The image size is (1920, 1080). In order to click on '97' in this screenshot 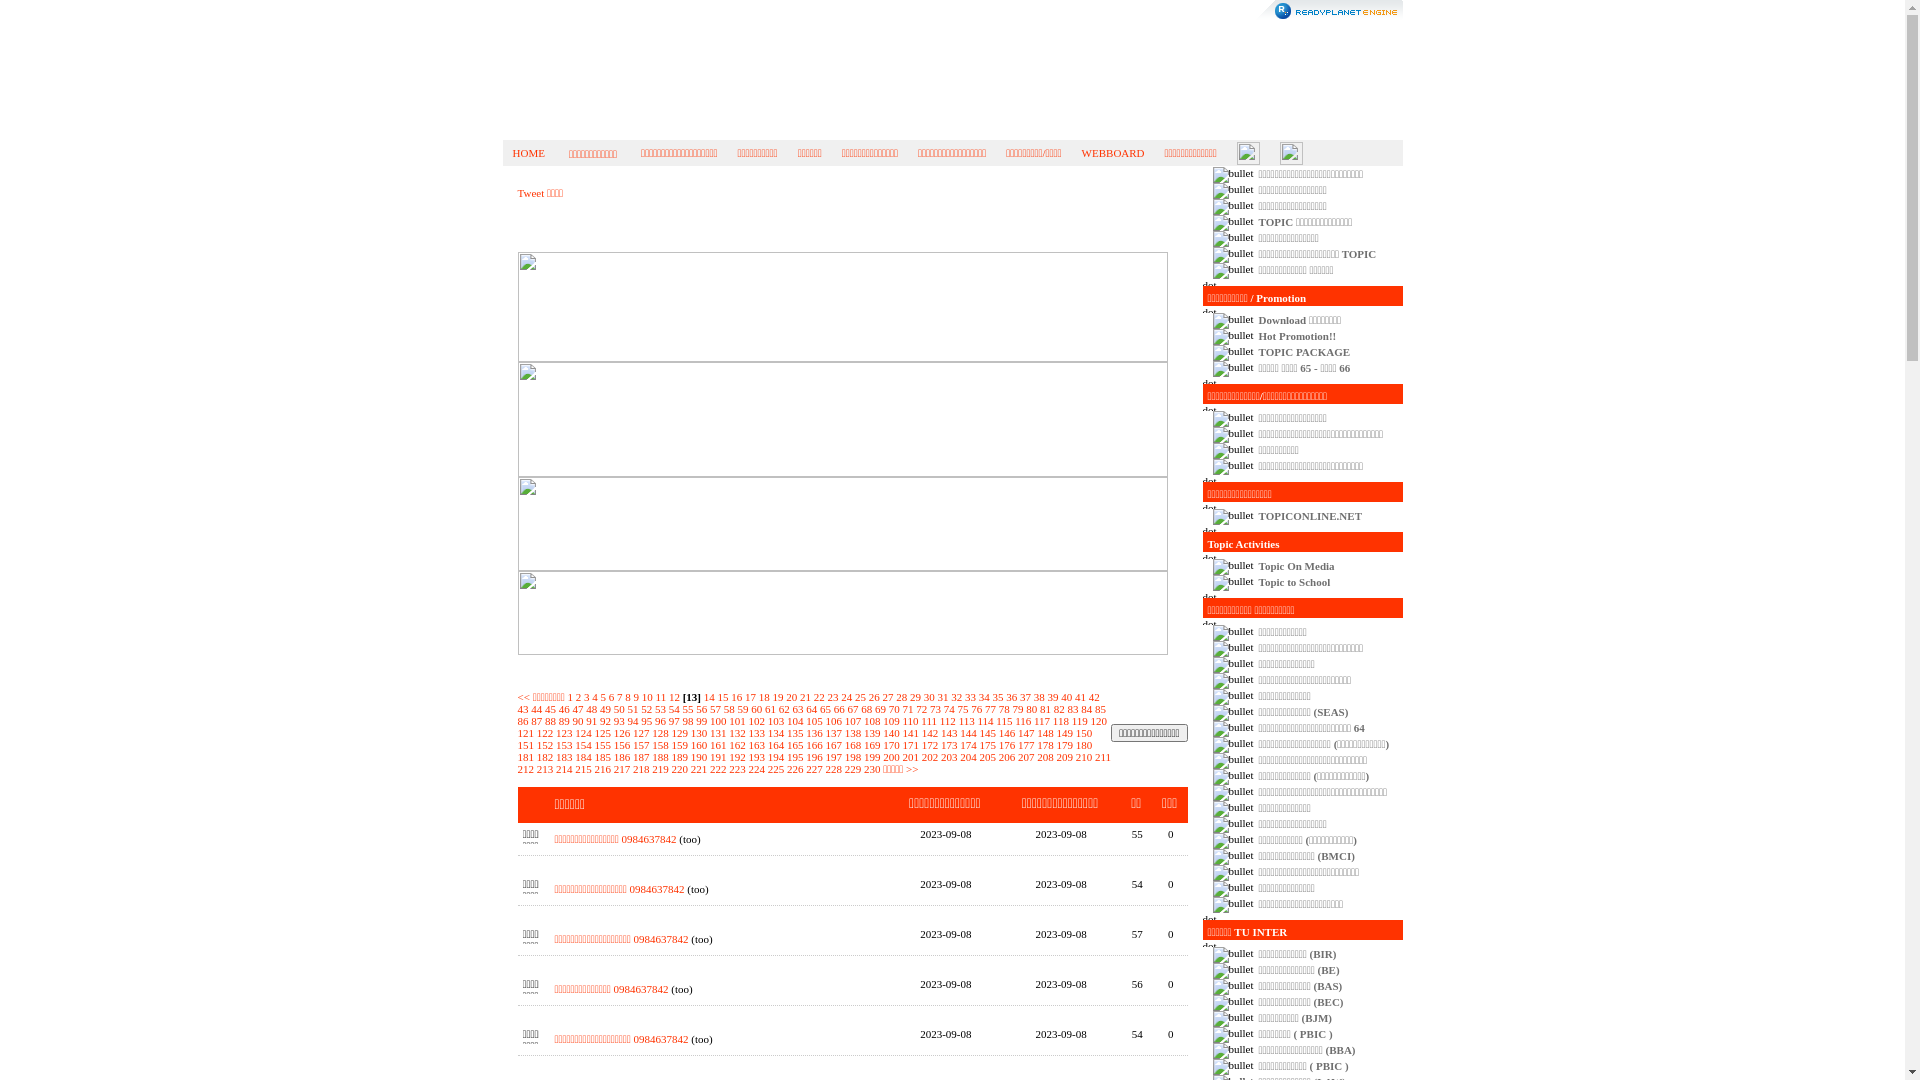, I will do `click(674, 721)`.